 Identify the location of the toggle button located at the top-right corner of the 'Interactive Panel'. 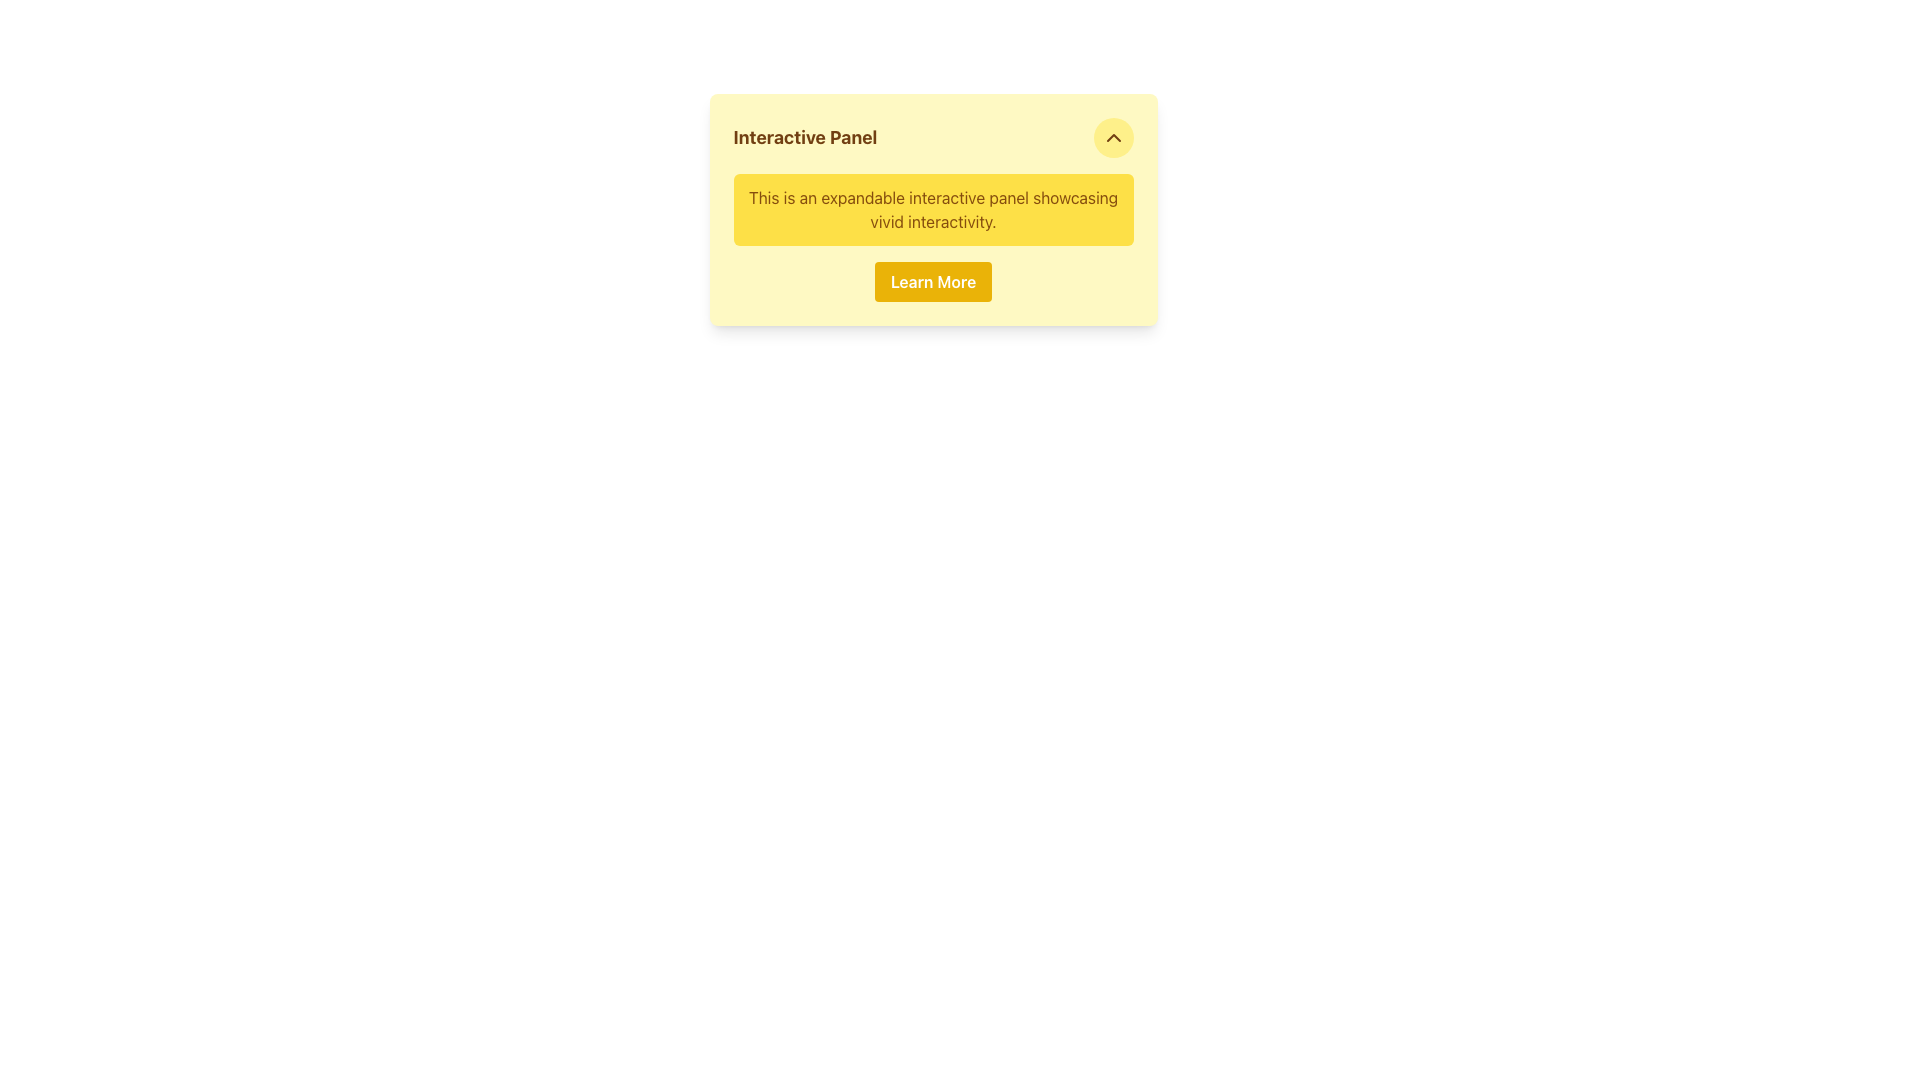
(1112, 137).